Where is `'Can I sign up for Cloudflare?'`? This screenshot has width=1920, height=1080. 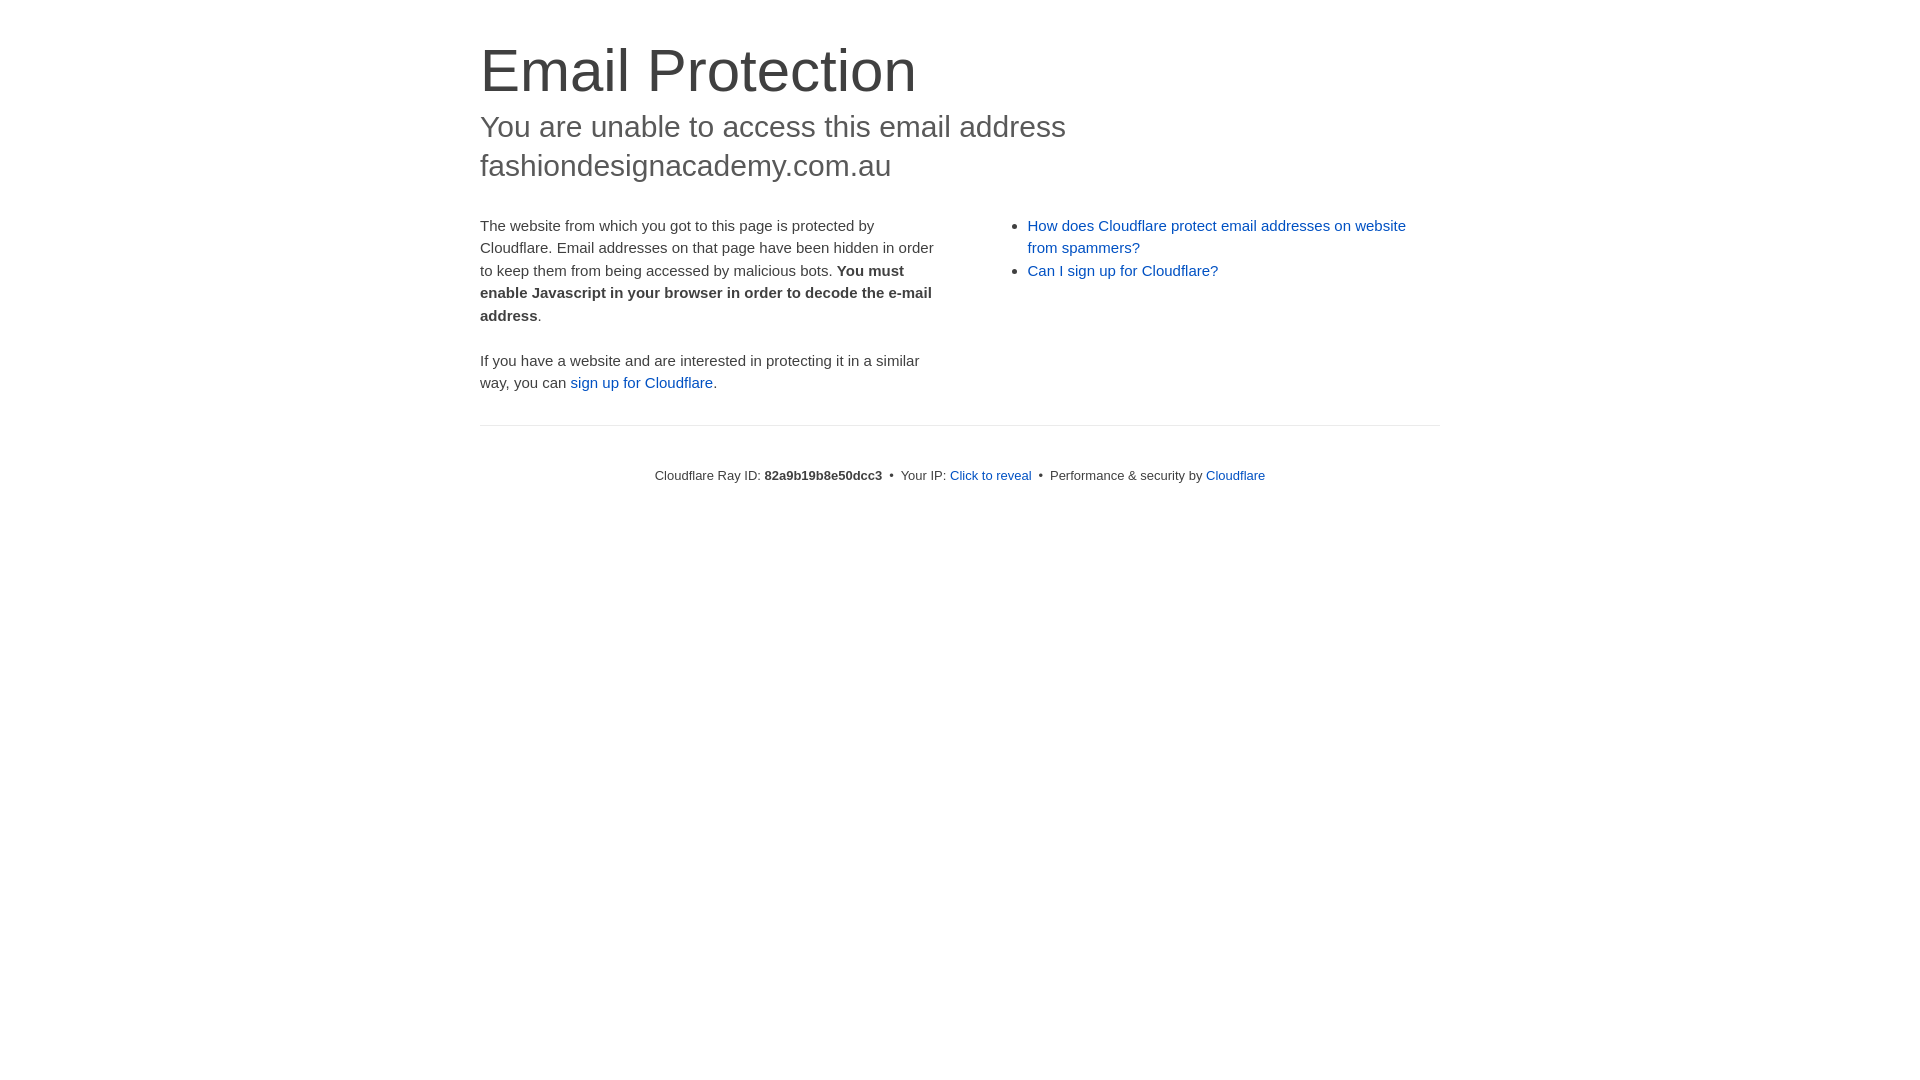
'Can I sign up for Cloudflare?' is located at coordinates (1123, 270).